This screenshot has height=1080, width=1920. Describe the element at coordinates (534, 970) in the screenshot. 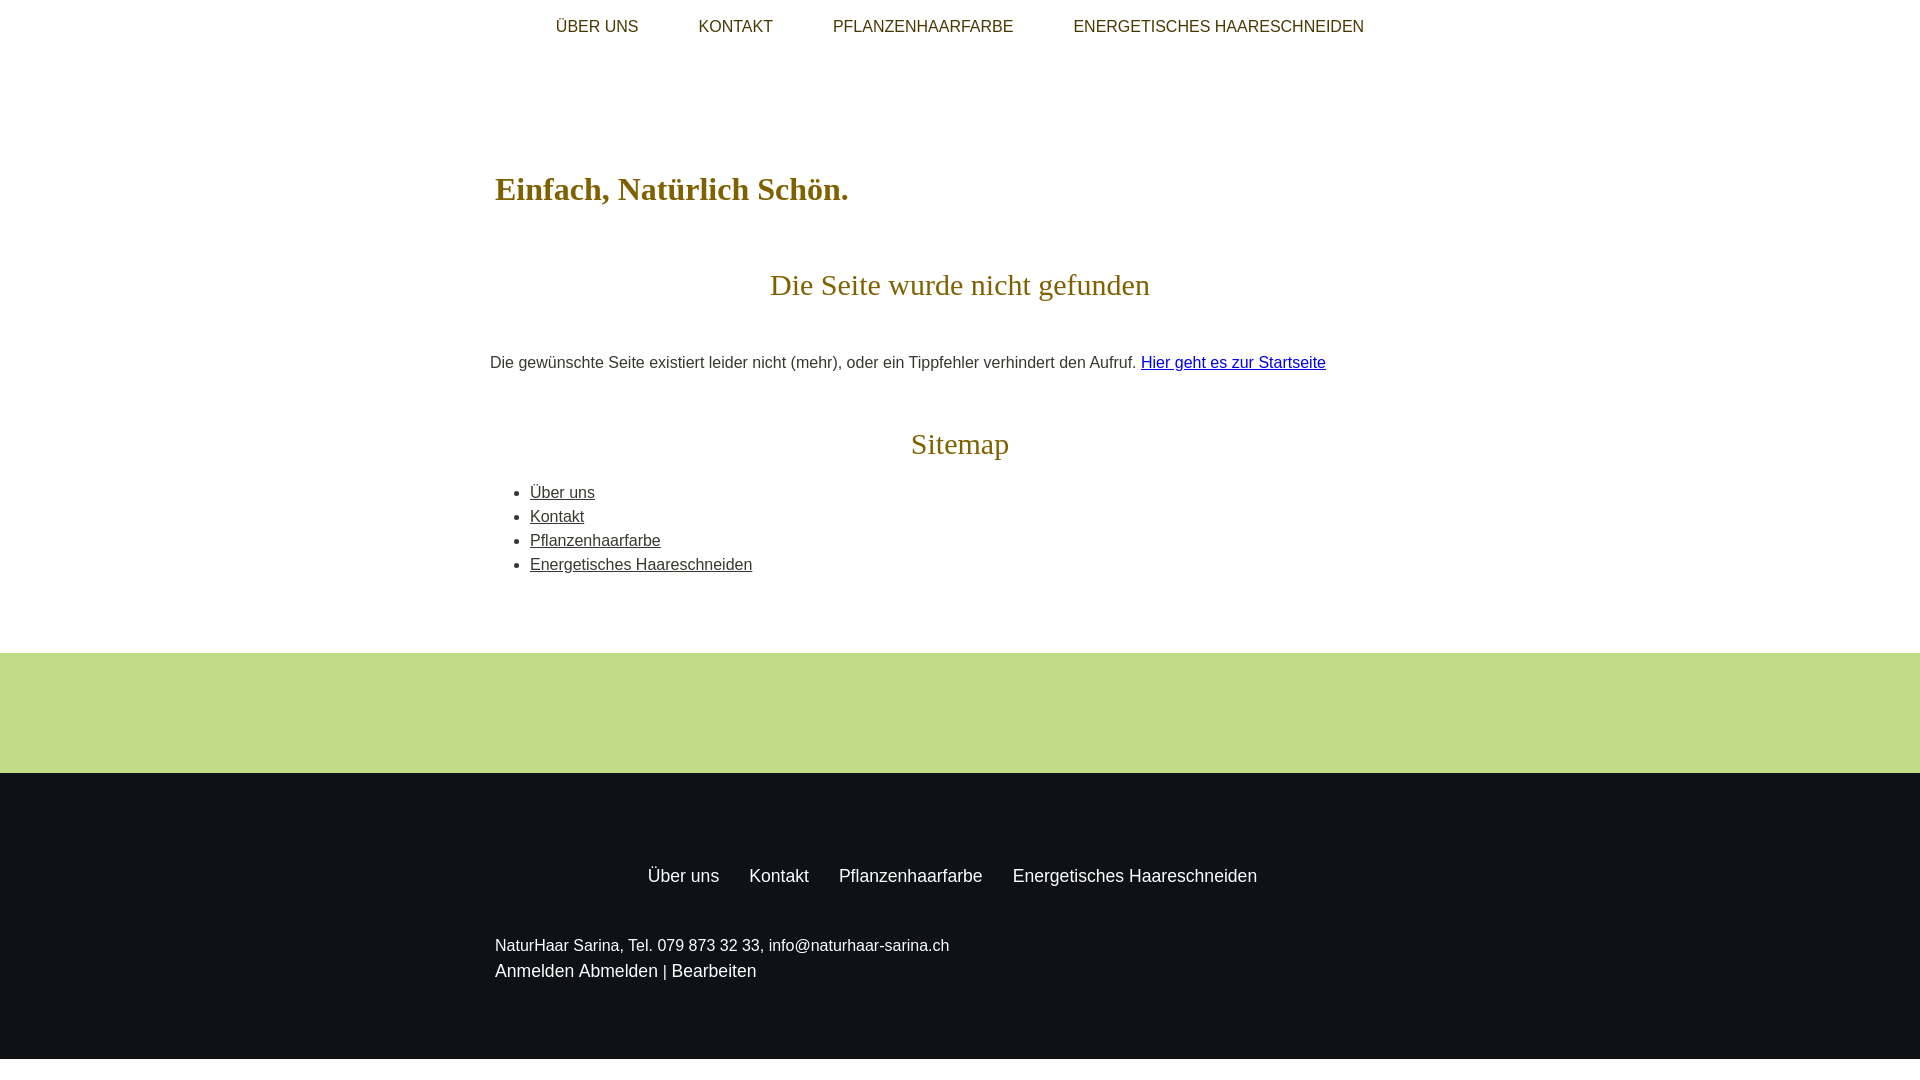

I see `'Anmelden'` at that location.